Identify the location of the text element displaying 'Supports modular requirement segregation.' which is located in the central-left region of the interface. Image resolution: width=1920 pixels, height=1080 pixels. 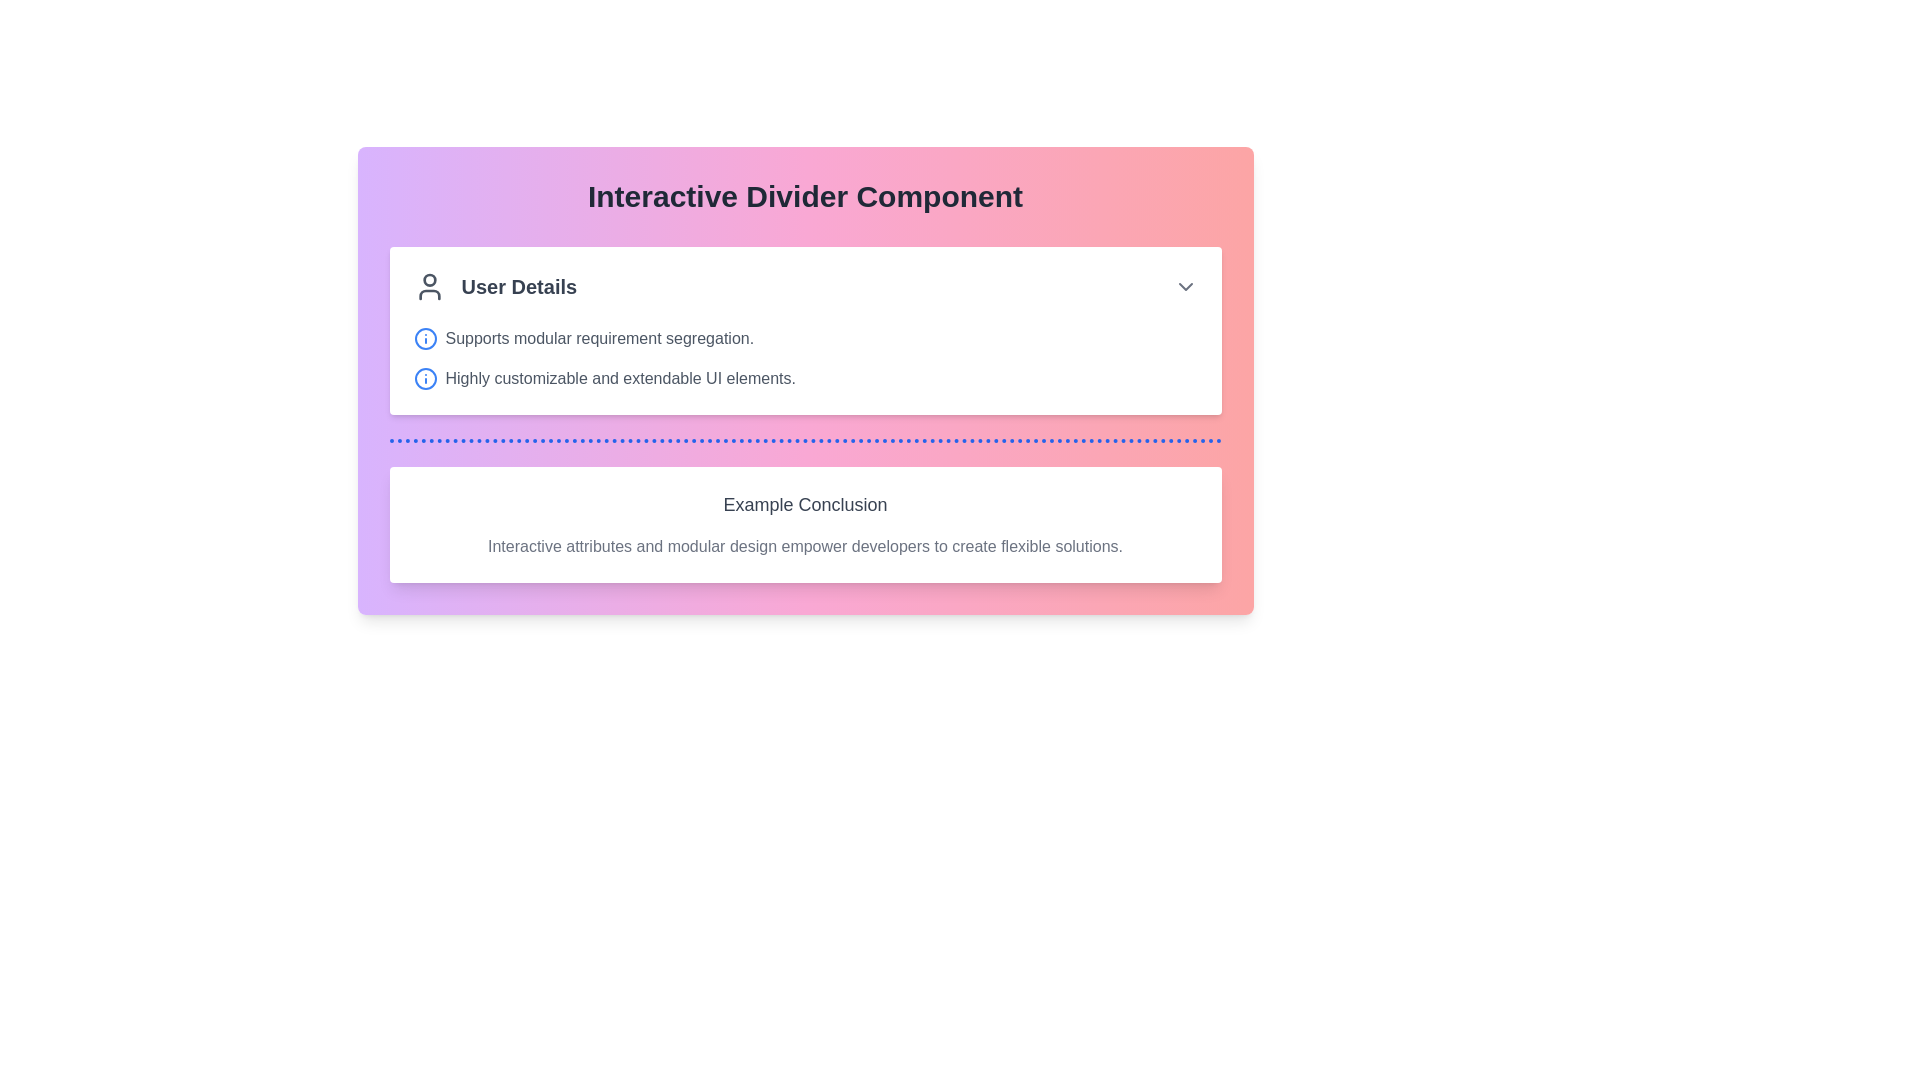
(598, 338).